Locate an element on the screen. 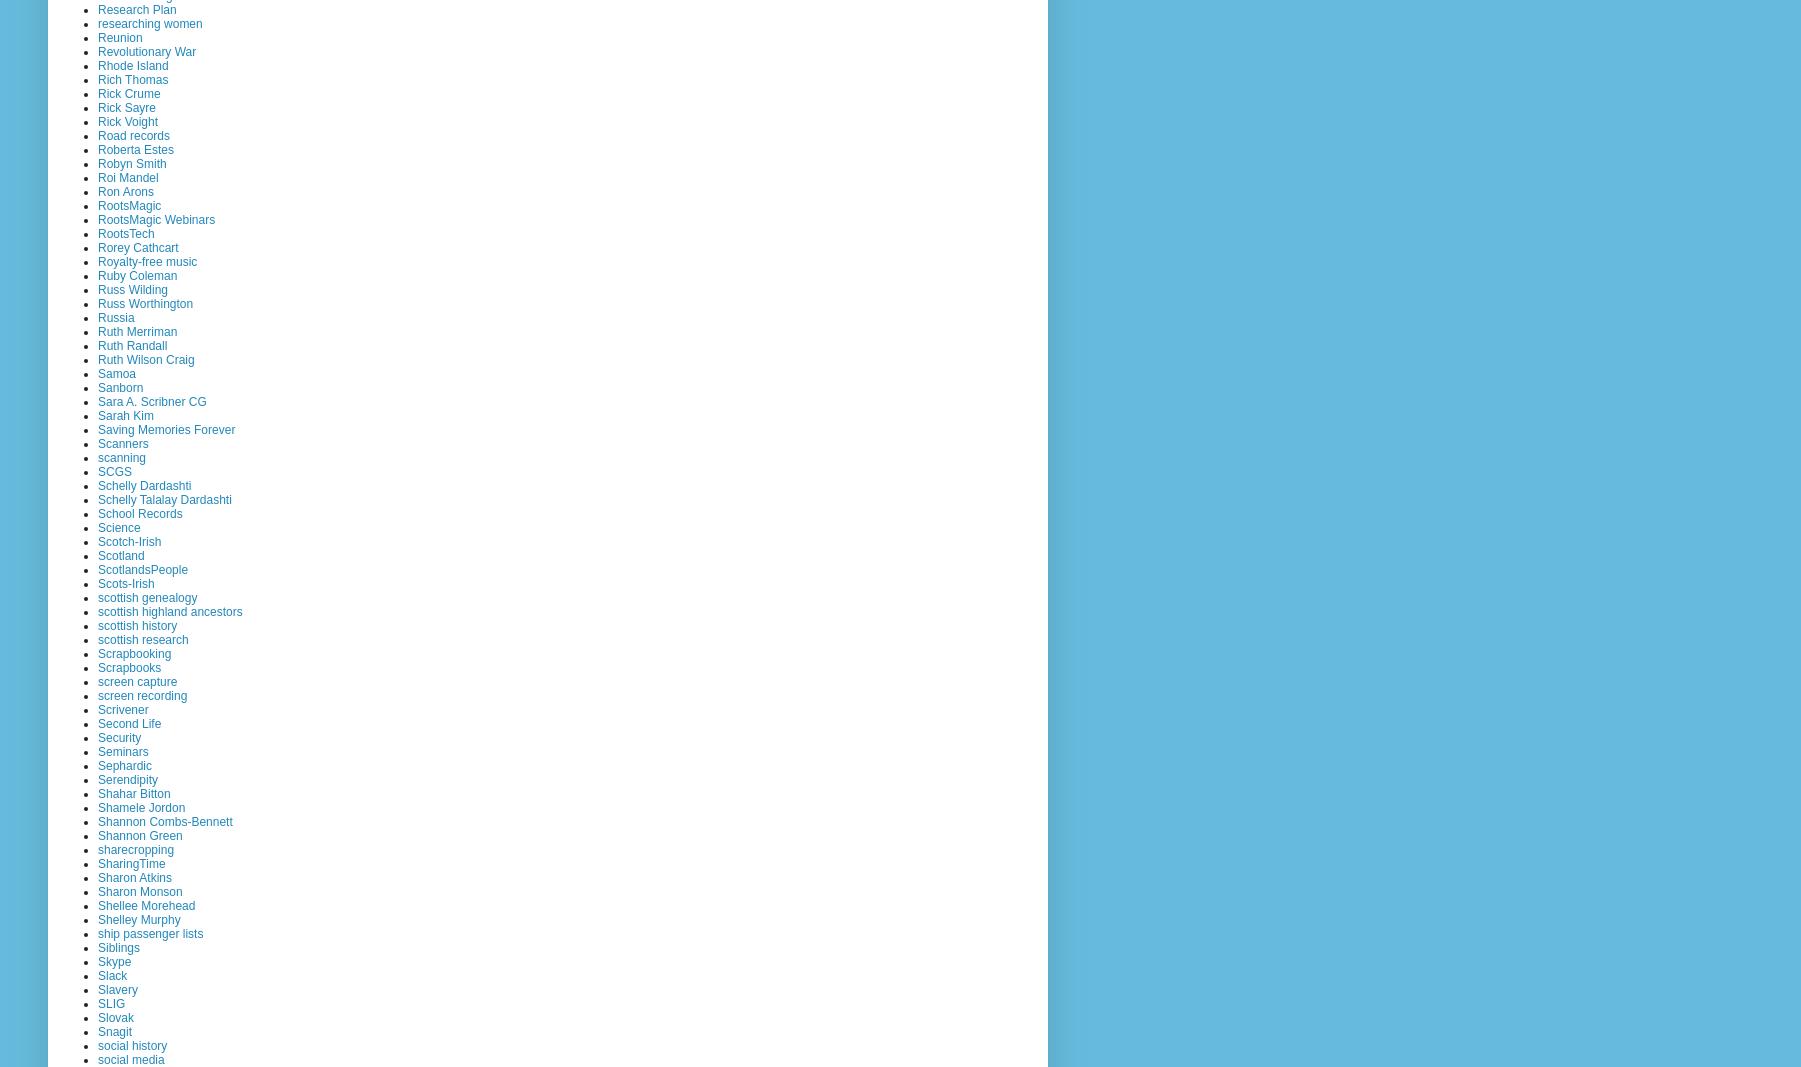 The image size is (1801, 1067). 'Scrapbooking' is located at coordinates (134, 653).